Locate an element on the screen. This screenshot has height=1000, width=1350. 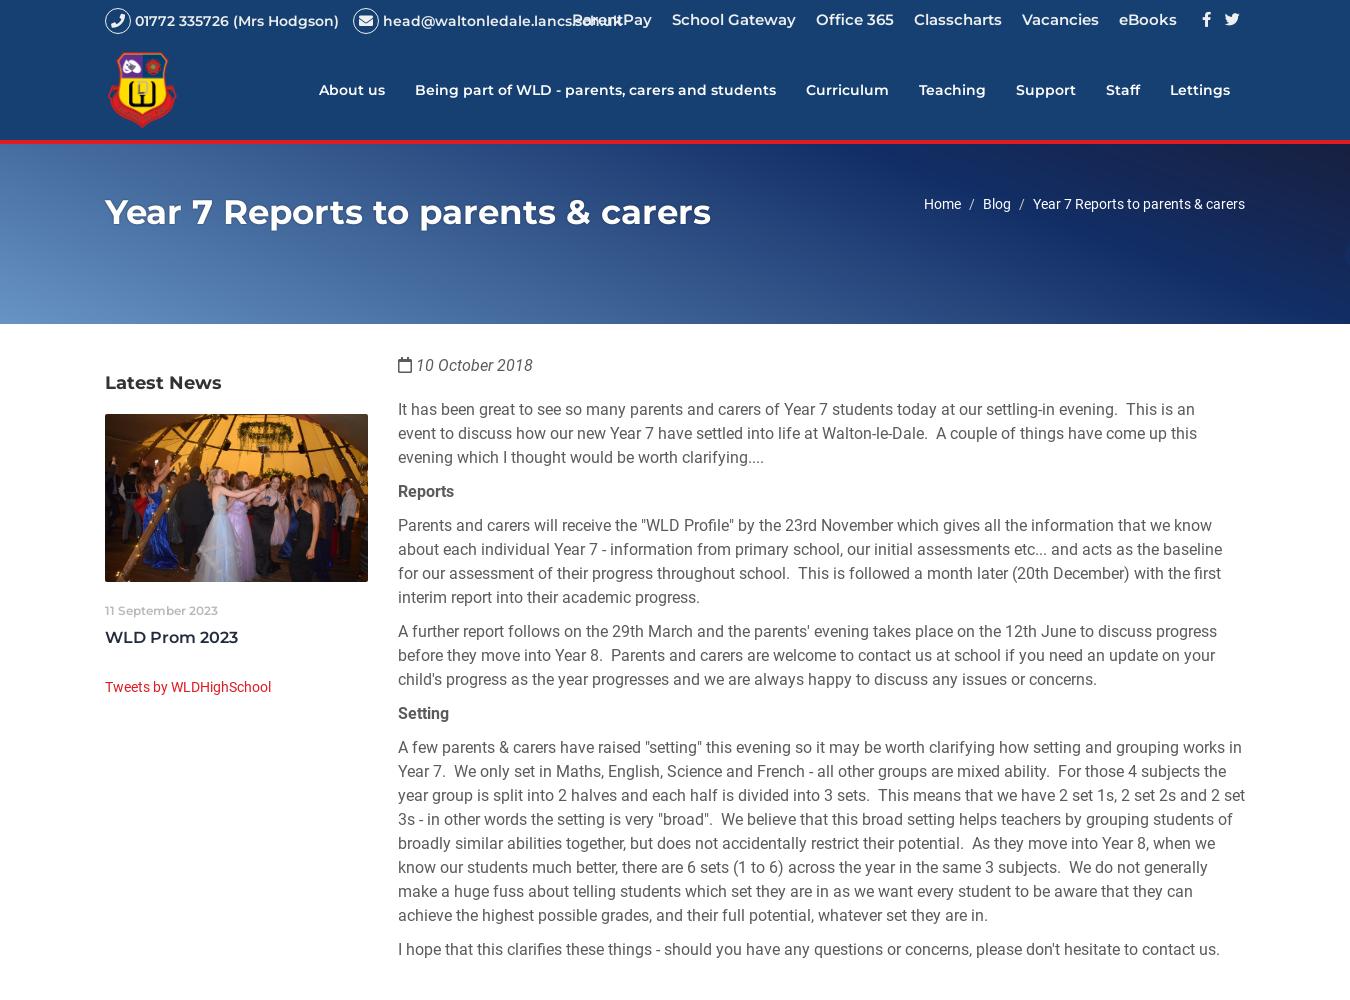
'Staff' is located at coordinates (1123, 89).